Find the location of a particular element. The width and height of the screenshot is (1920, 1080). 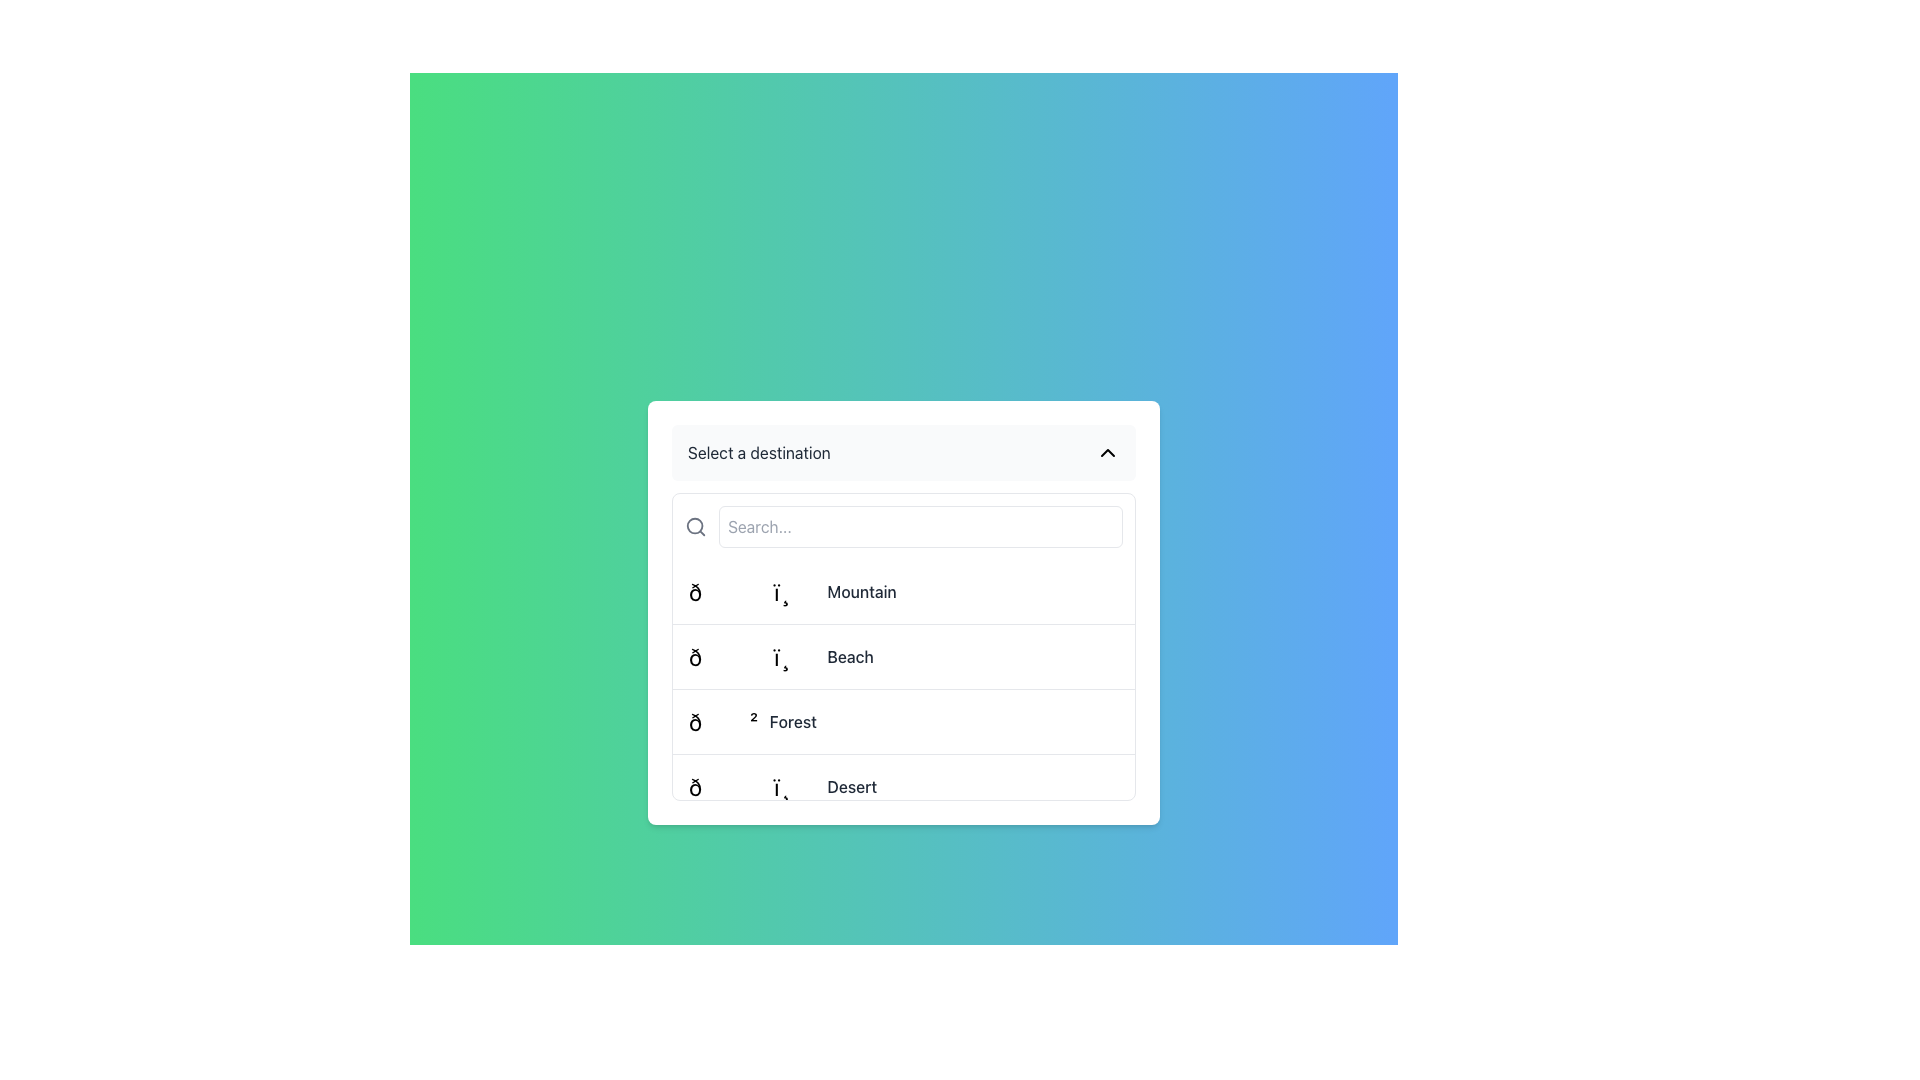

the 'Forest' dropdown menu item, which is the third option in the list is located at coordinates (902, 721).